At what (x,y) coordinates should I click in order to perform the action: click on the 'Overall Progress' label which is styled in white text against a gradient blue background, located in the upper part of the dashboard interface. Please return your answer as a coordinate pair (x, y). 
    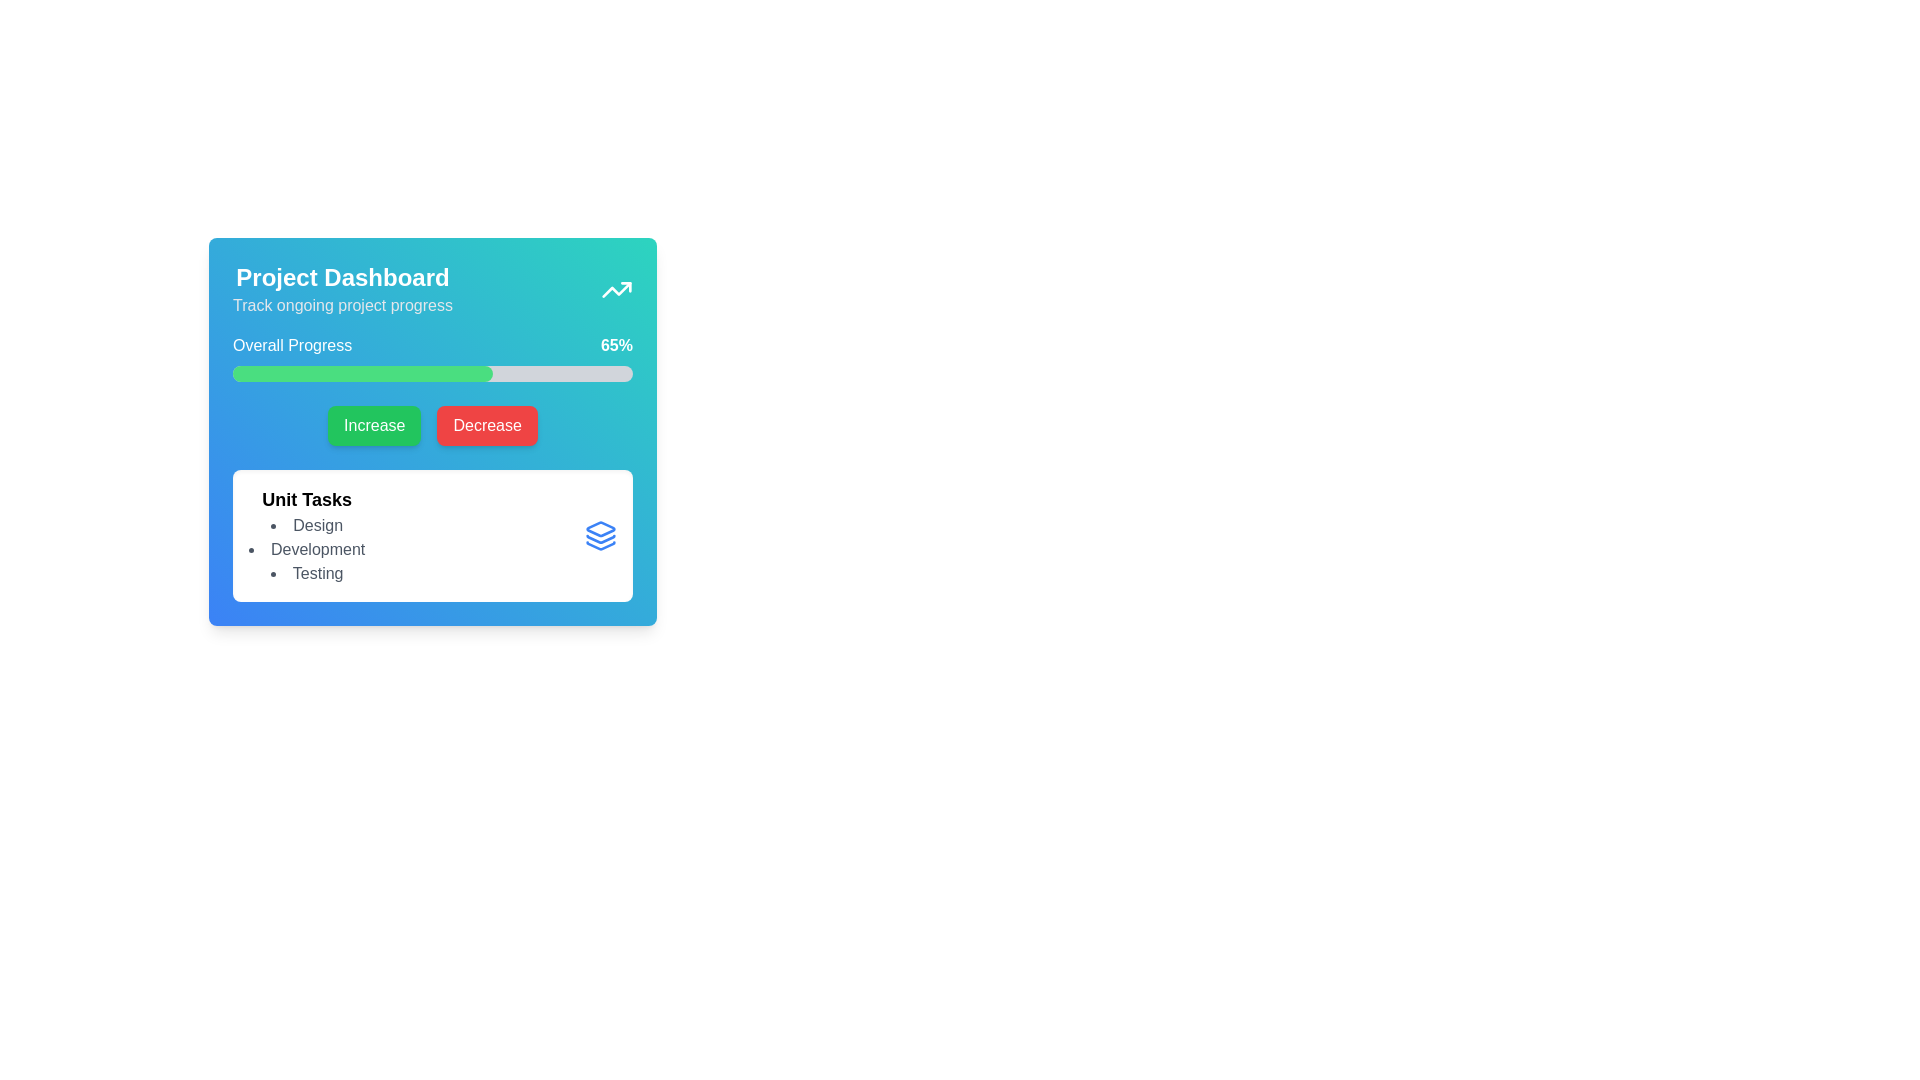
    Looking at the image, I should click on (291, 345).